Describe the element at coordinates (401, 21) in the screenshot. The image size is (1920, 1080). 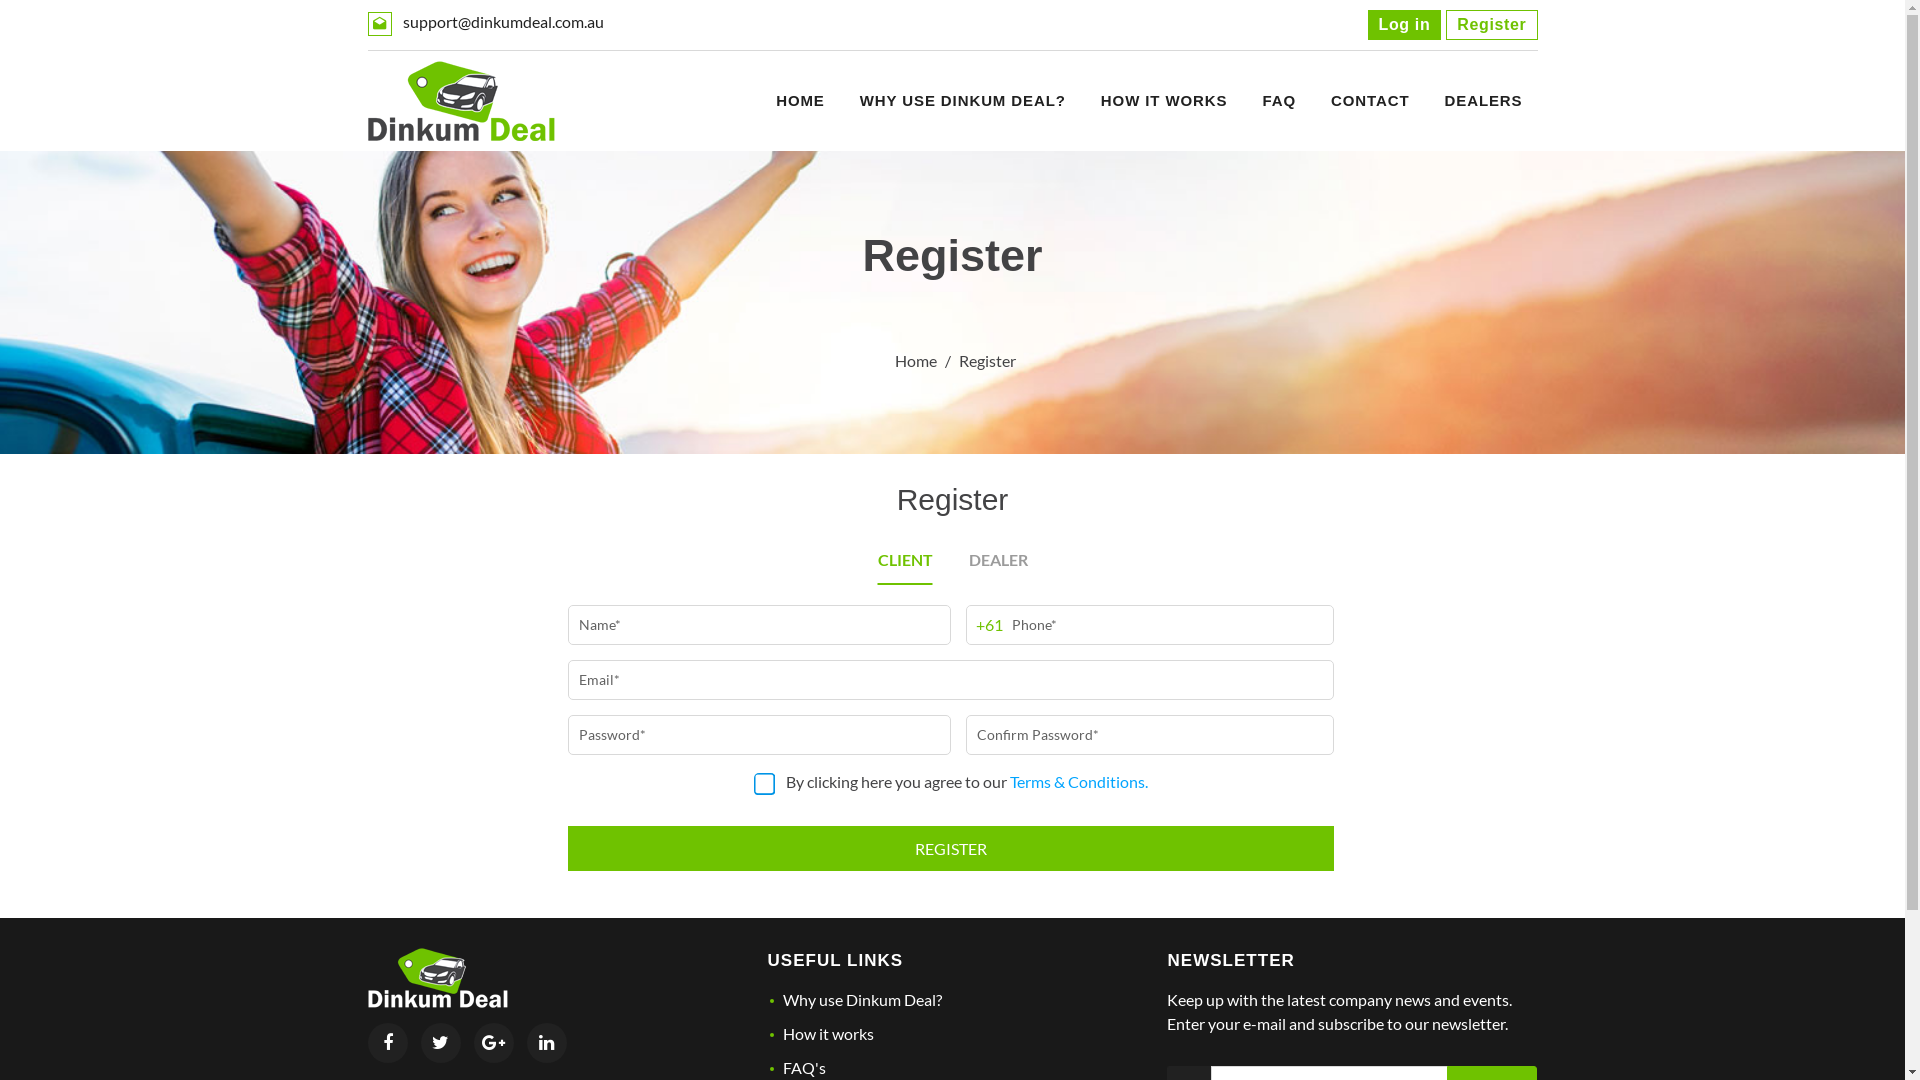
I see `'support@dinkumdeal.com.au'` at that location.